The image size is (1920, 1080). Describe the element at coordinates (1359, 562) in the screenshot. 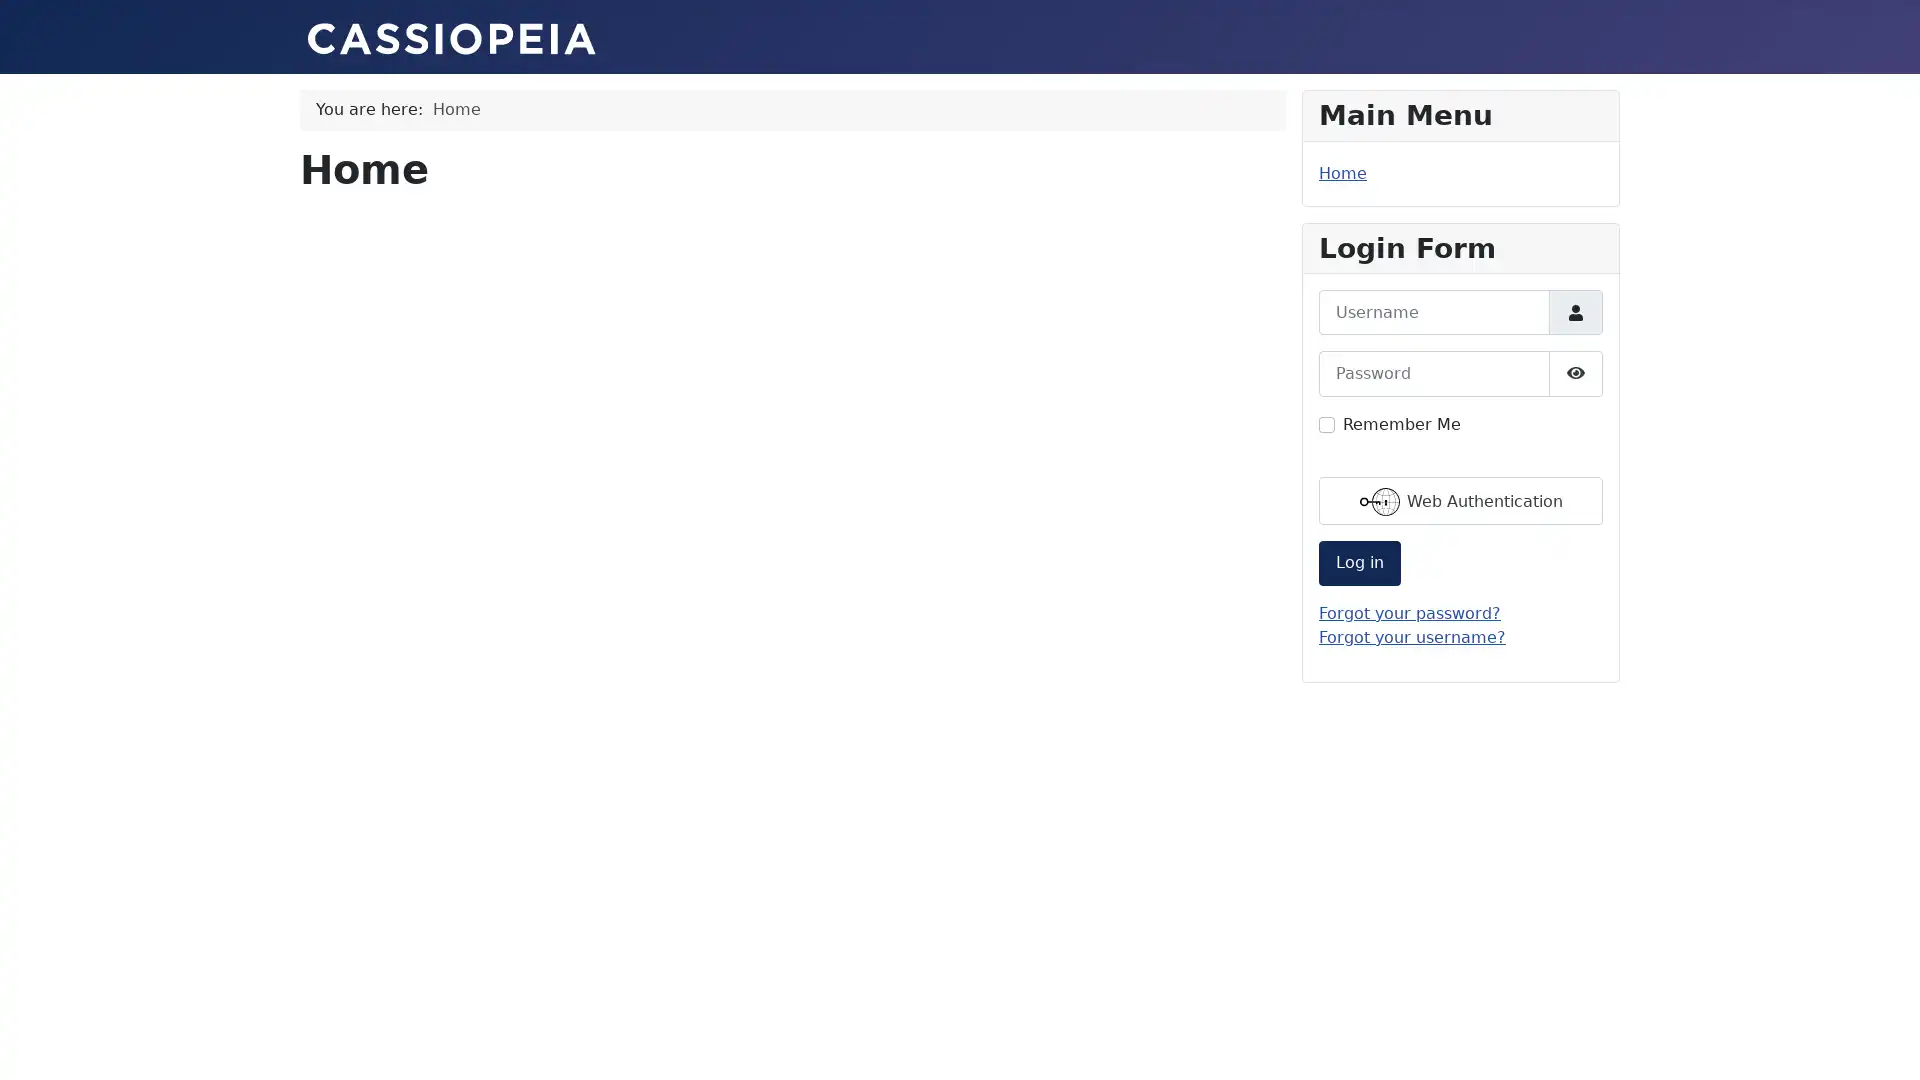

I see `Log in` at that location.